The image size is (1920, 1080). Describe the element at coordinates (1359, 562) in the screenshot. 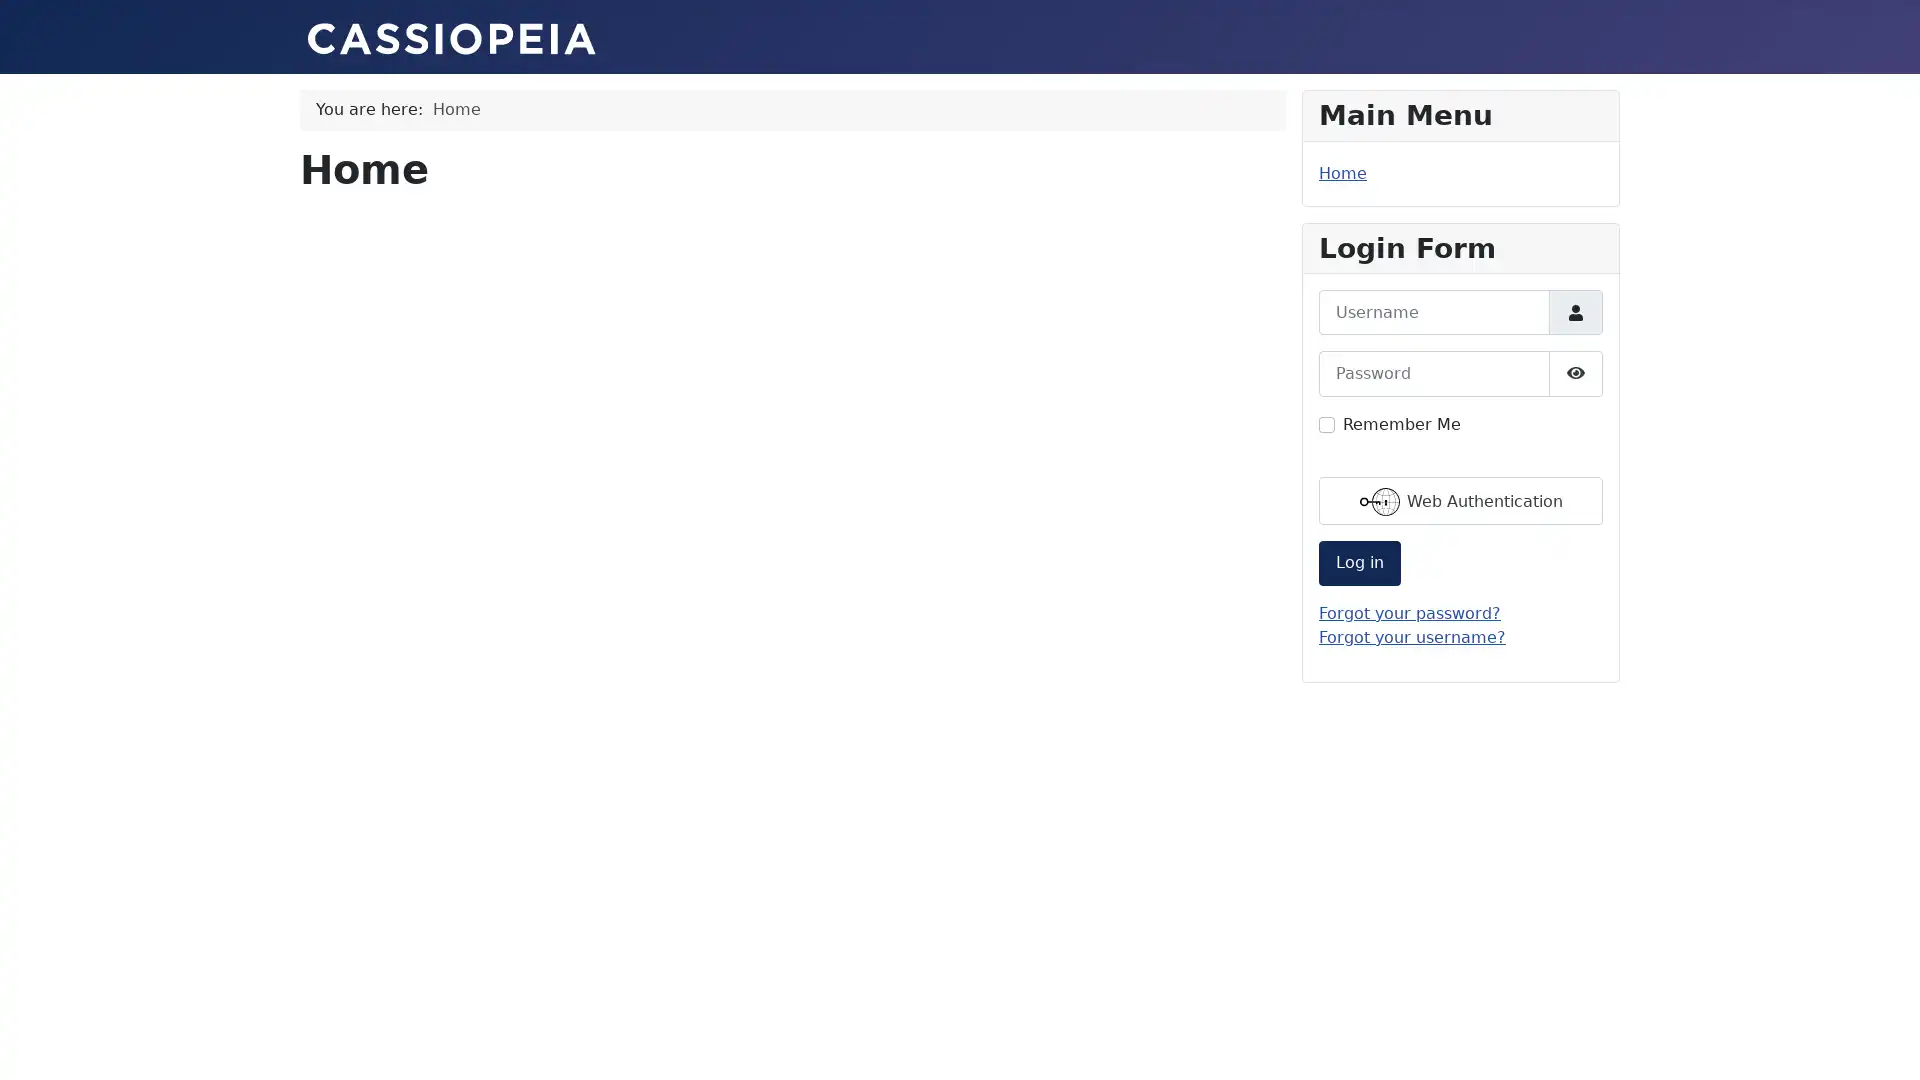

I see `Log in` at that location.